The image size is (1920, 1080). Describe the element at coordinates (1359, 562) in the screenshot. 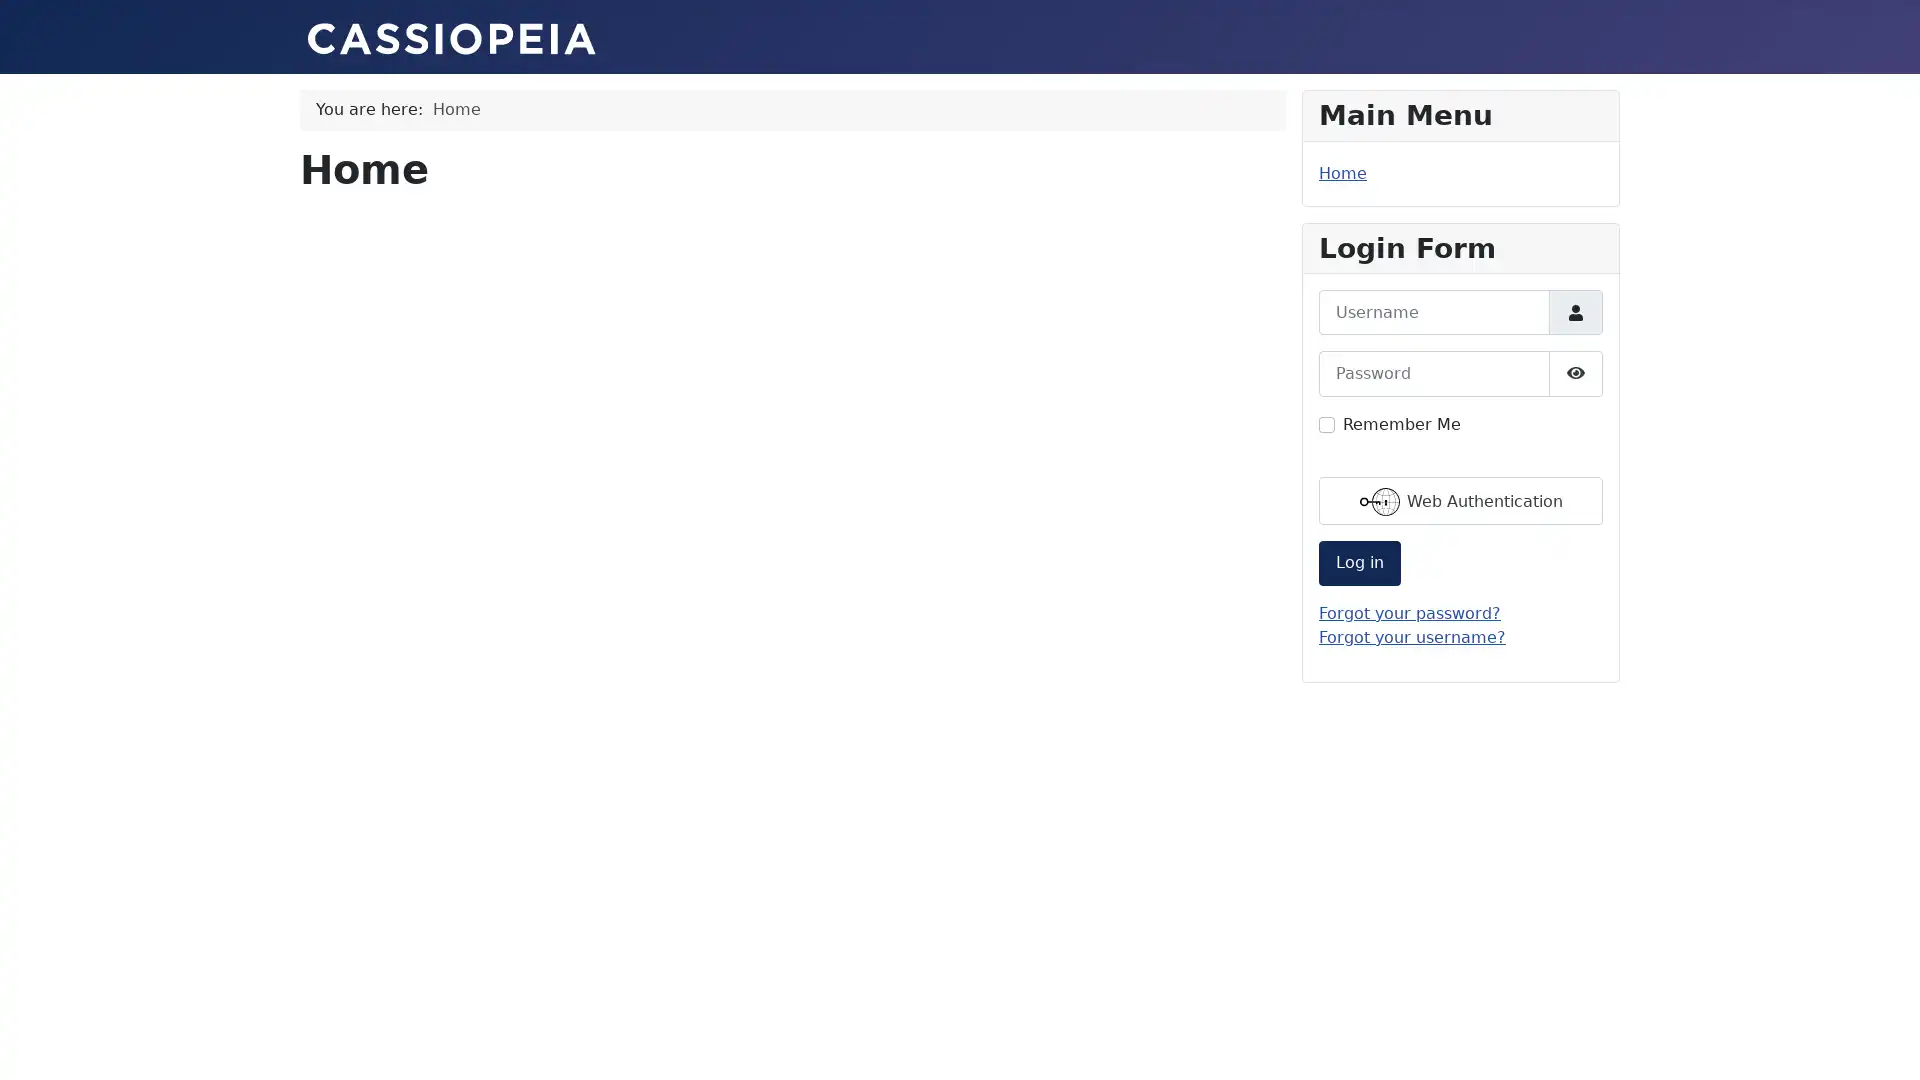

I see `Log in` at that location.